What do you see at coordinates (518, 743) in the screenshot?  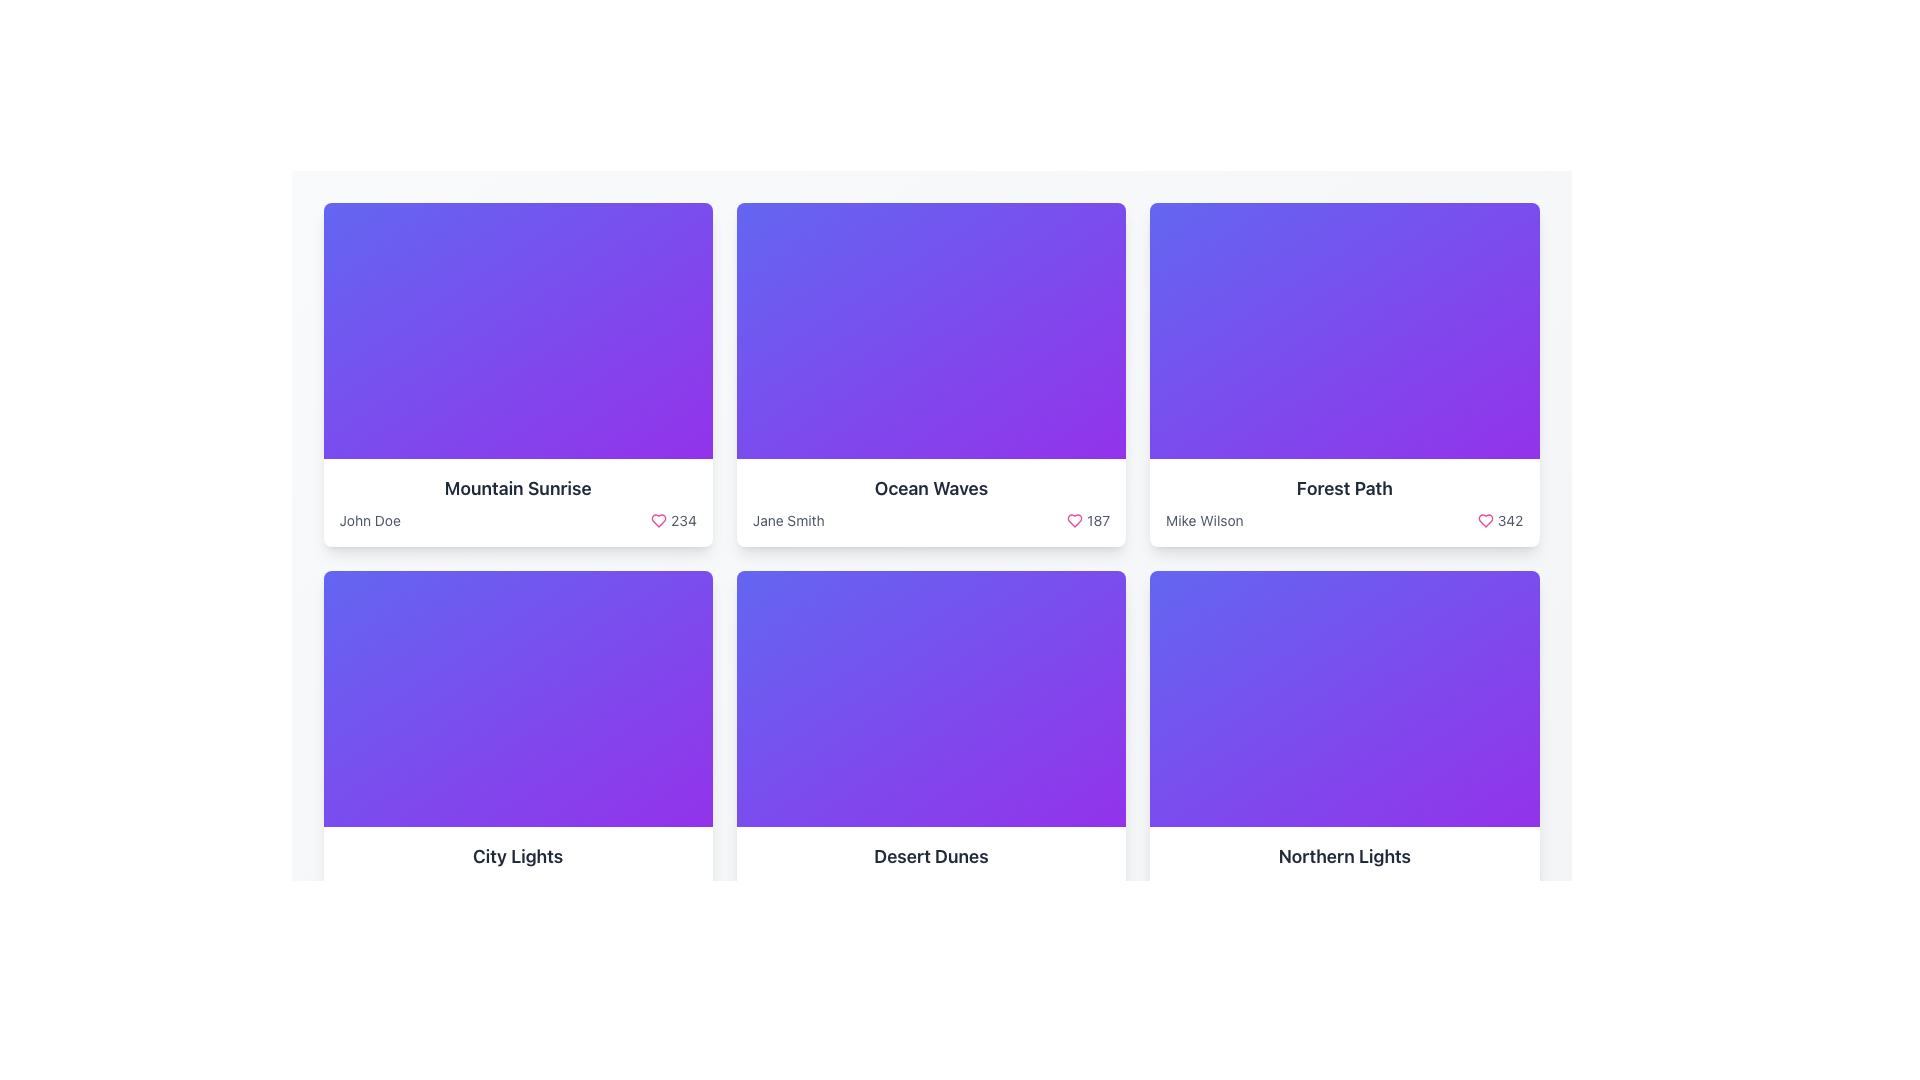 I see `the 'City Lights' card, which is the fourth card` at bounding box center [518, 743].